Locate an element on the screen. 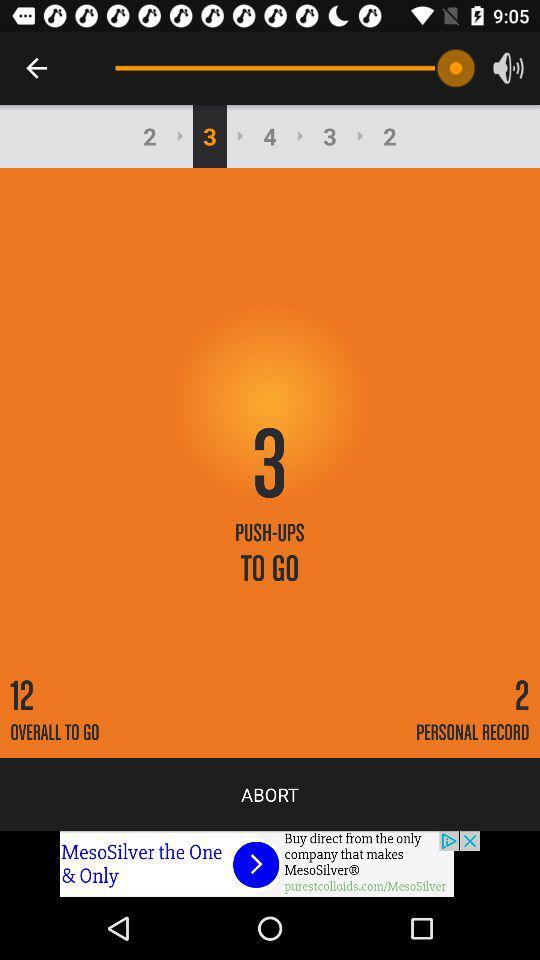 The height and width of the screenshot is (960, 540). mesosilver advertisement is located at coordinates (270, 863).